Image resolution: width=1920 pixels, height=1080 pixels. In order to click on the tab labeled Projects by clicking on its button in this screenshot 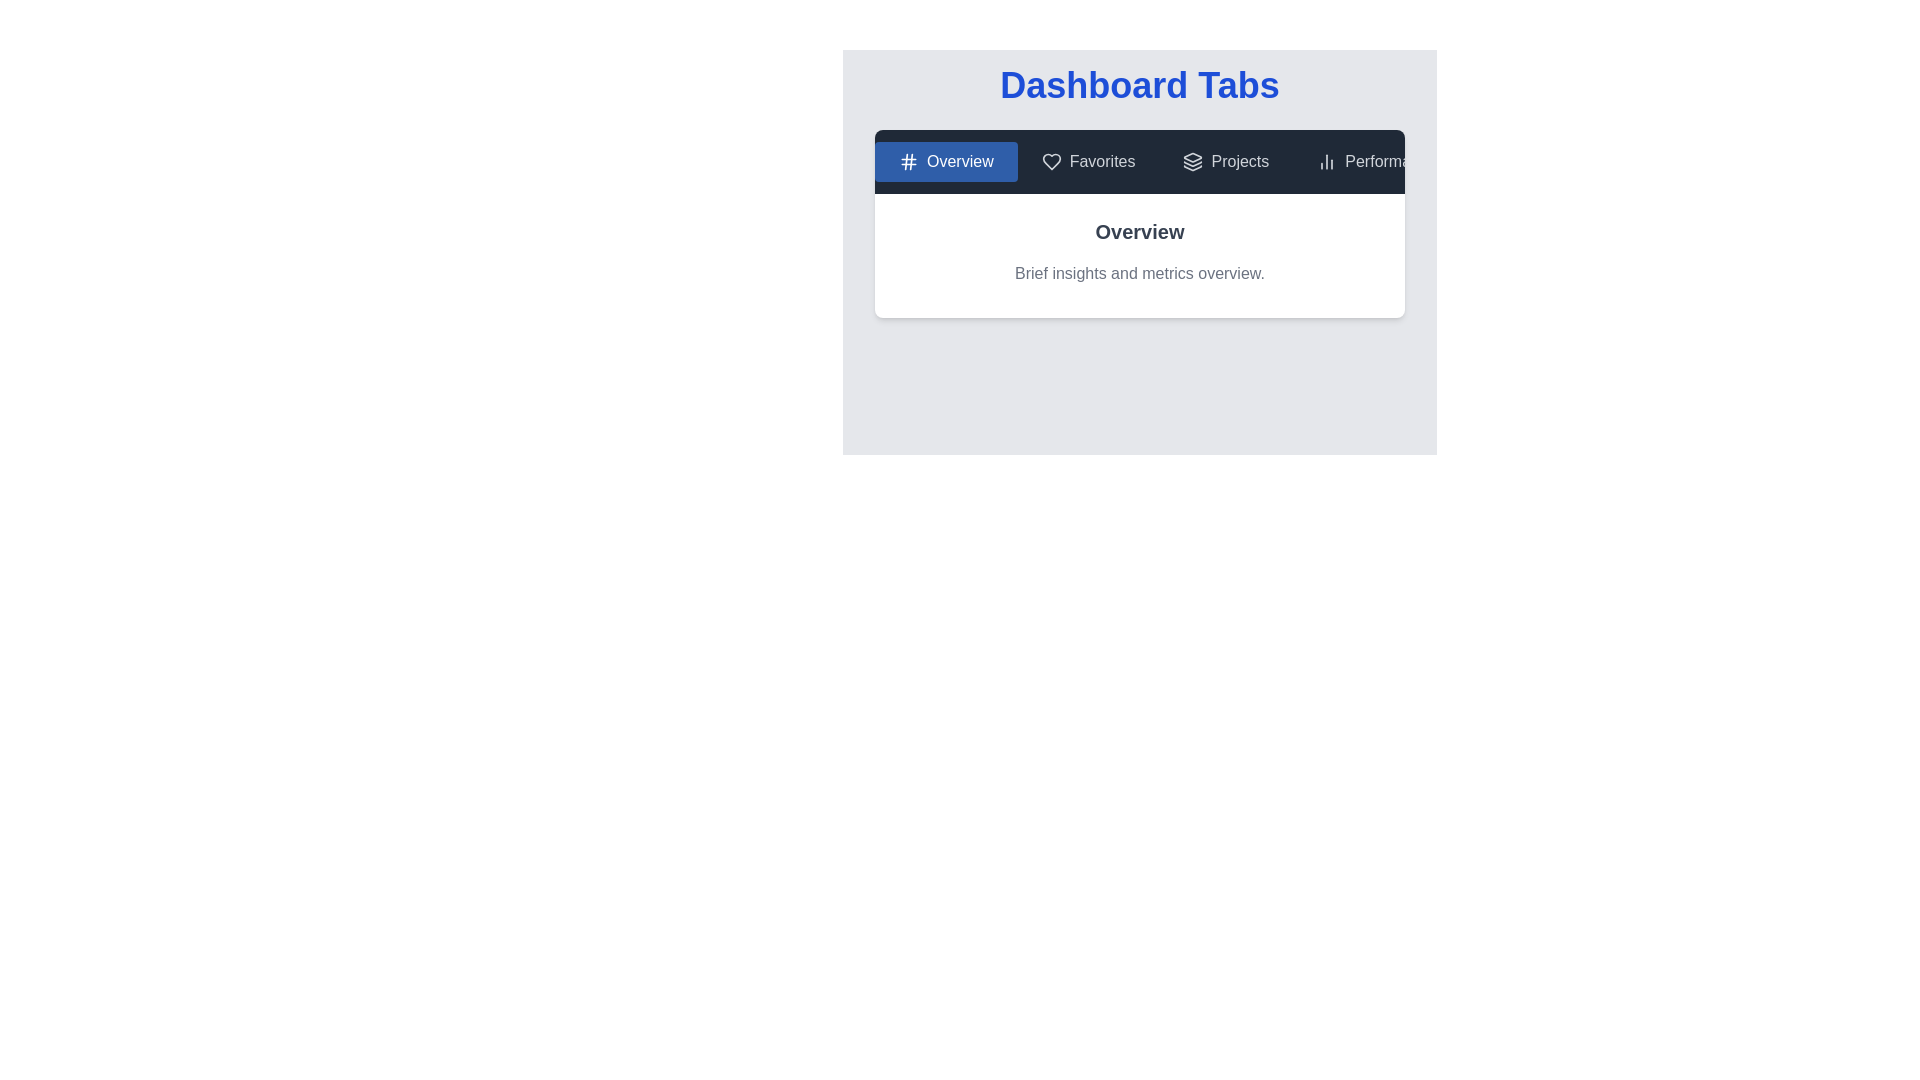, I will do `click(1225, 161)`.